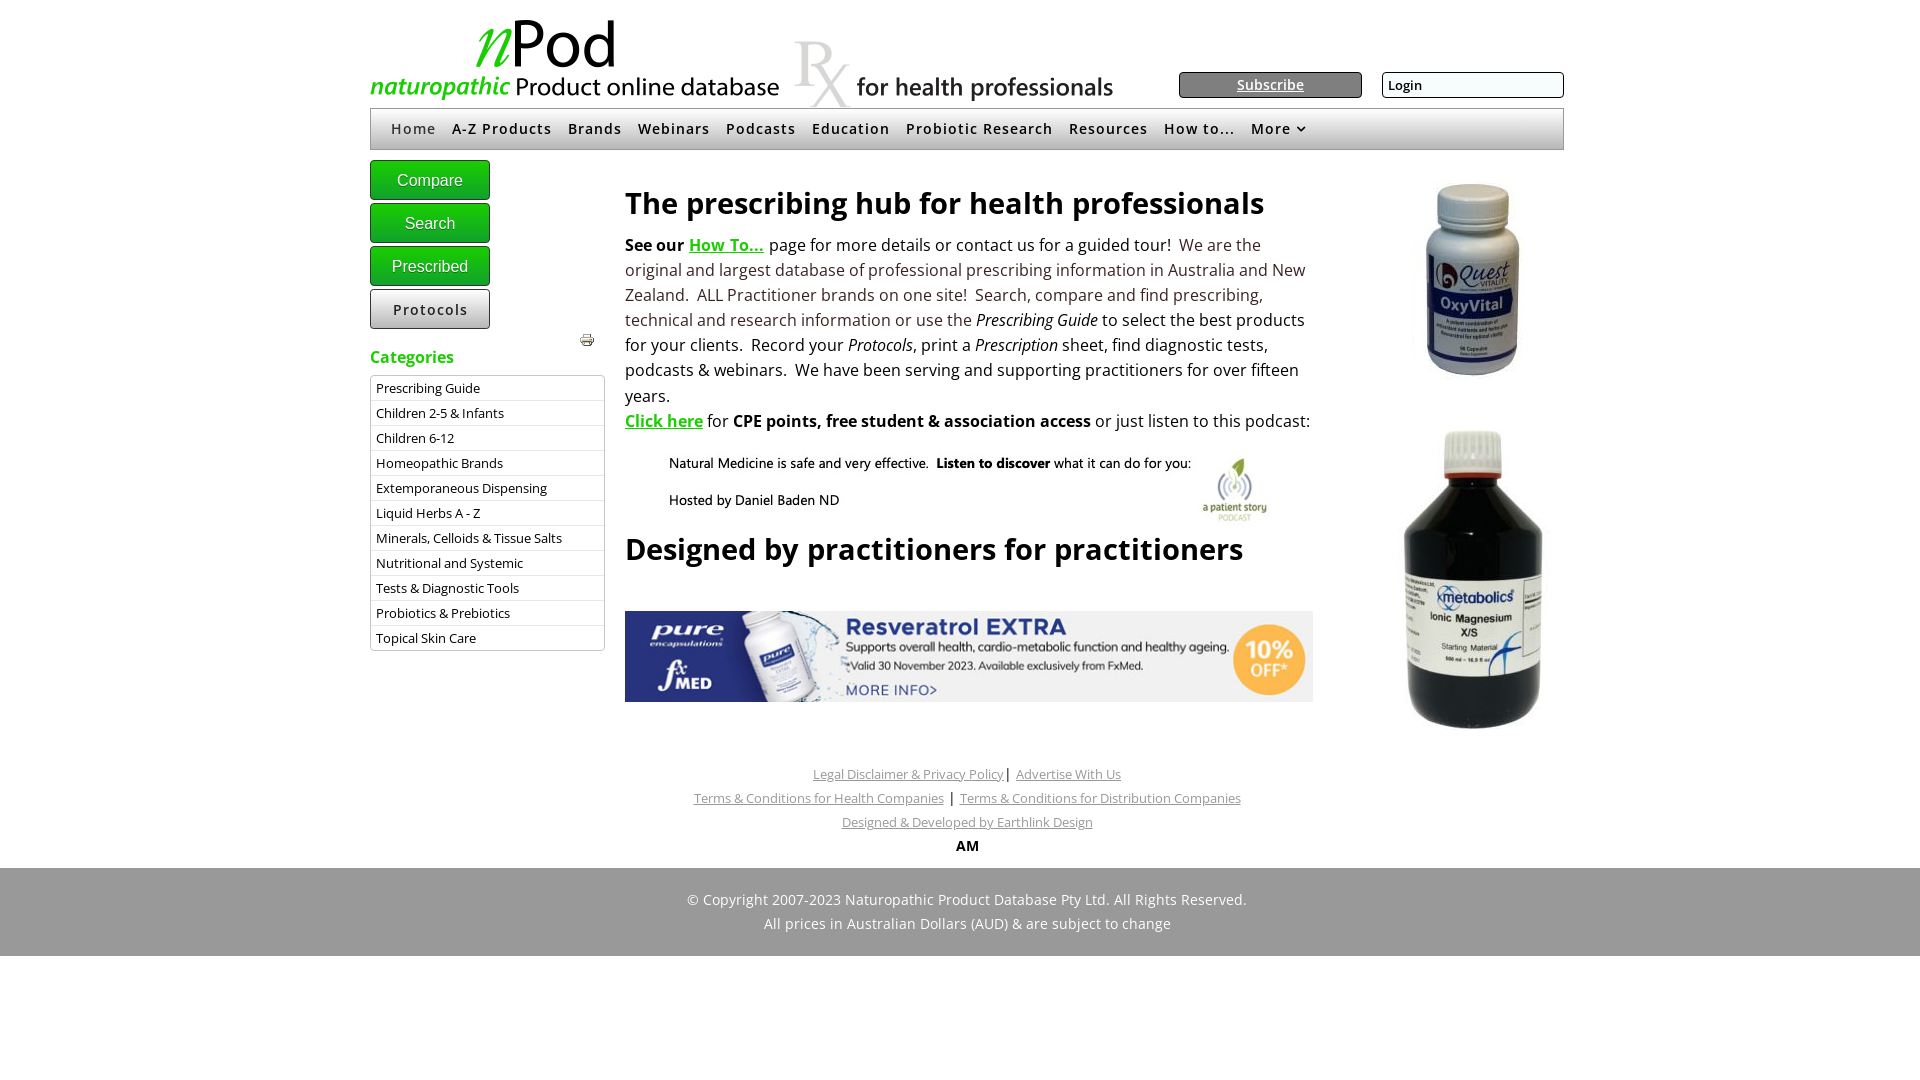 The image size is (1920, 1080). I want to click on 'A-Z Products', so click(502, 128).